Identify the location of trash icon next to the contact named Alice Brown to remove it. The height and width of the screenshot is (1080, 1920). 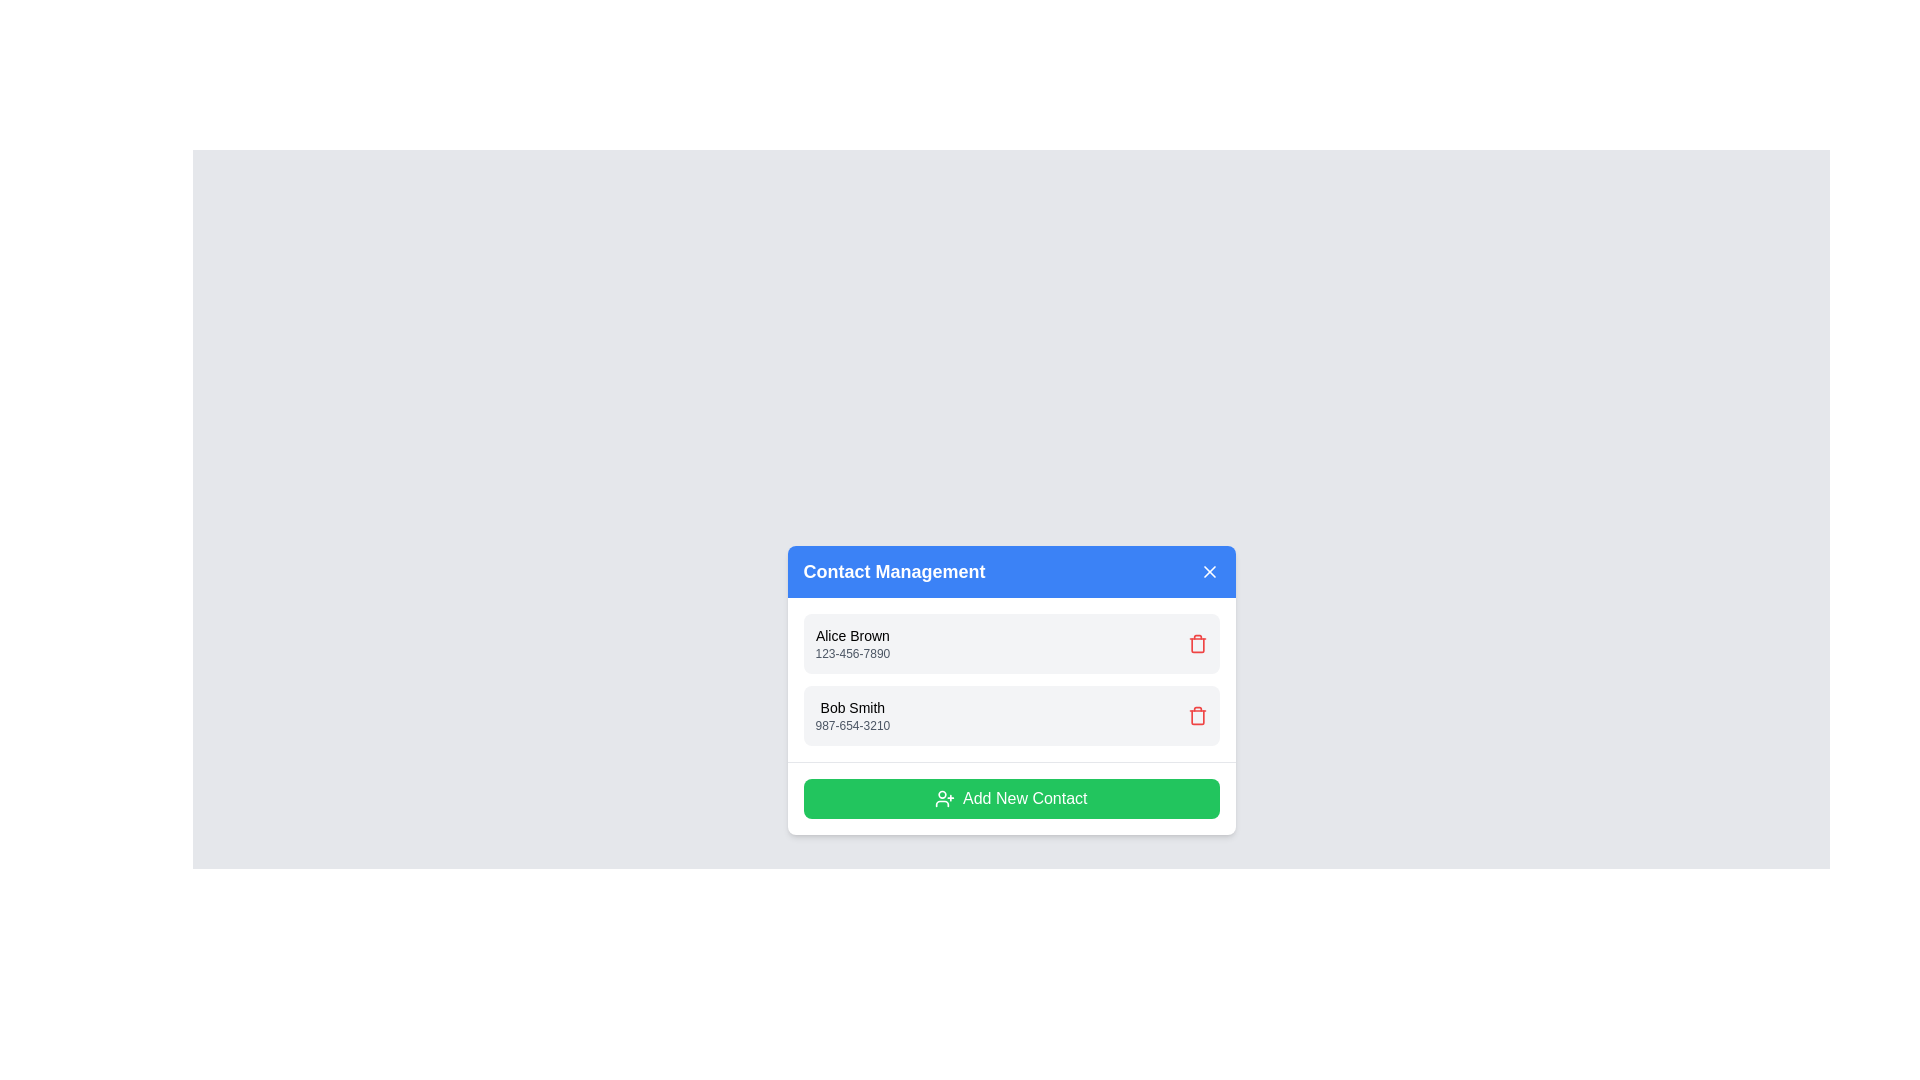
(1197, 643).